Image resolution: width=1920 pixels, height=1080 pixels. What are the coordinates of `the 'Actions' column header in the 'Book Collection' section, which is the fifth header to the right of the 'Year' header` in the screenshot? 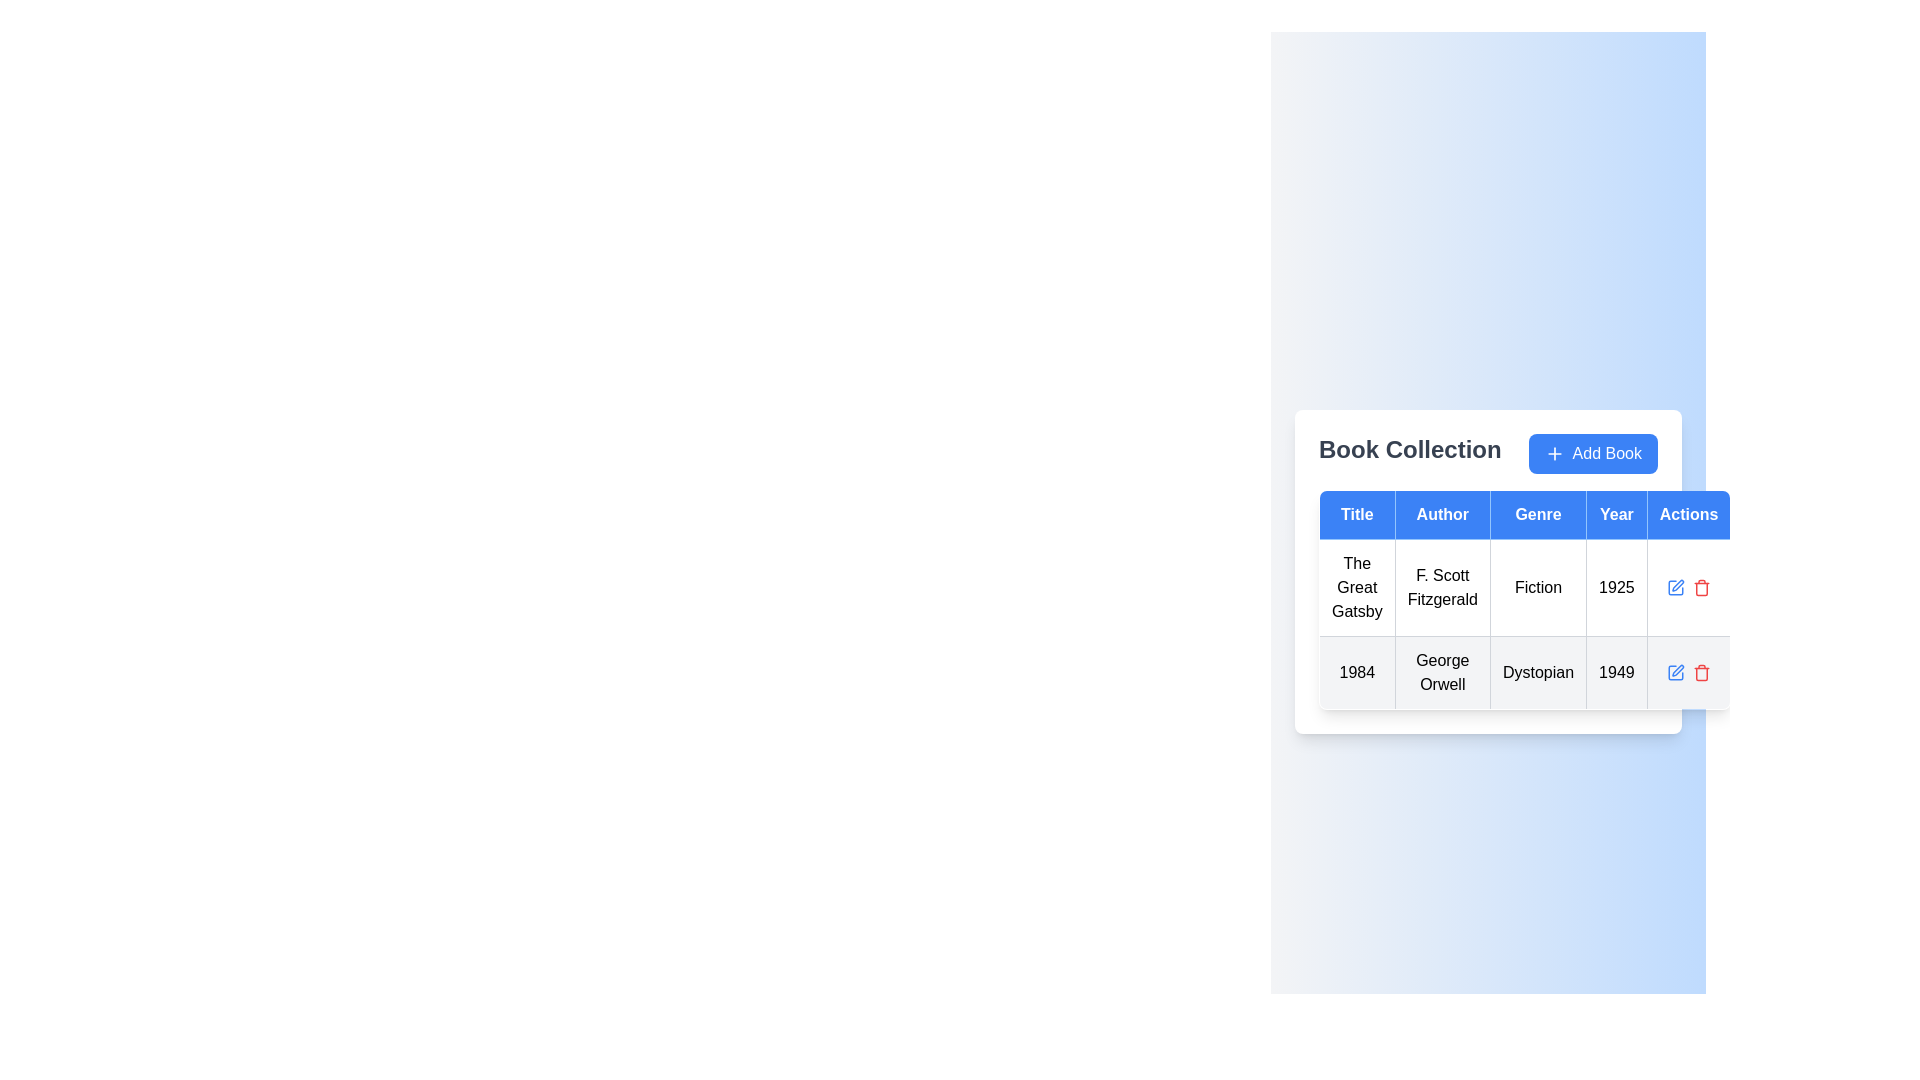 It's located at (1688, 514).